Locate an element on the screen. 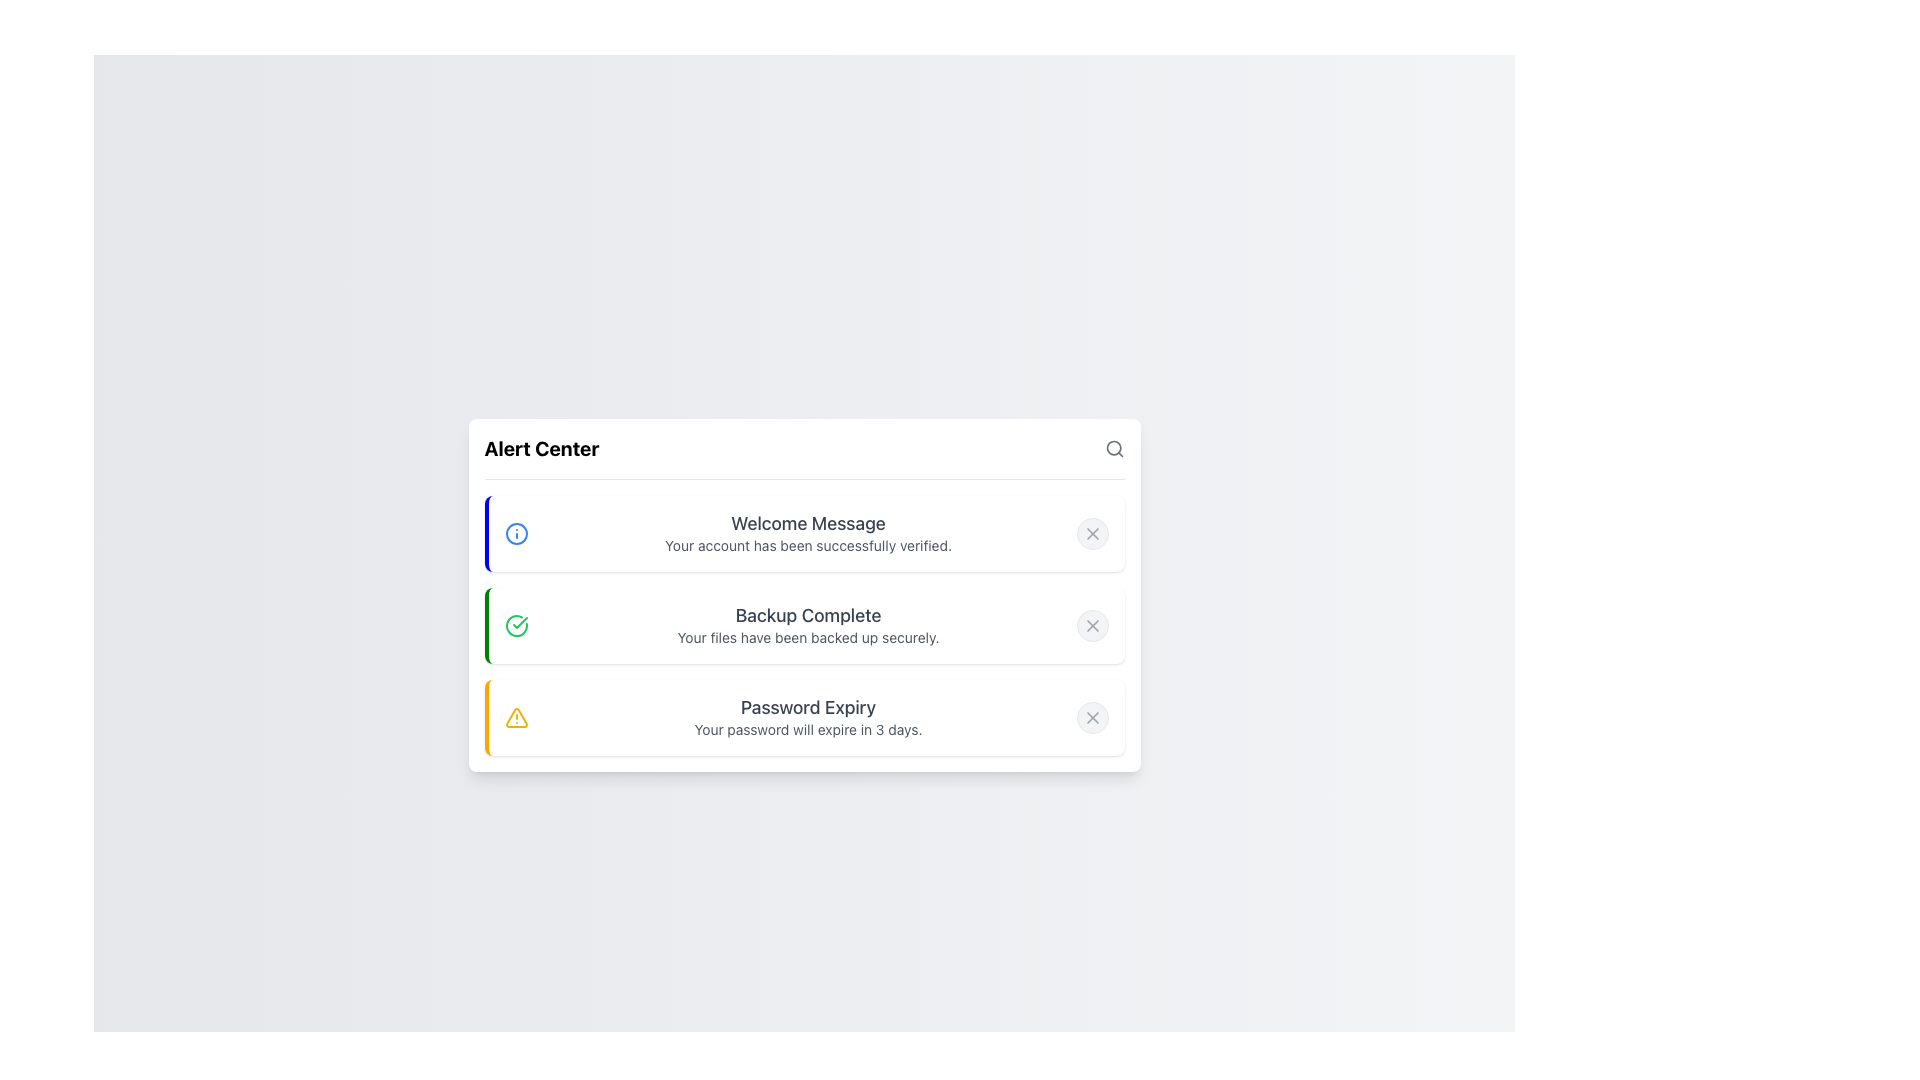  the triangular warning icon in the Password Expiry alert is located at coordinates (516, 716).